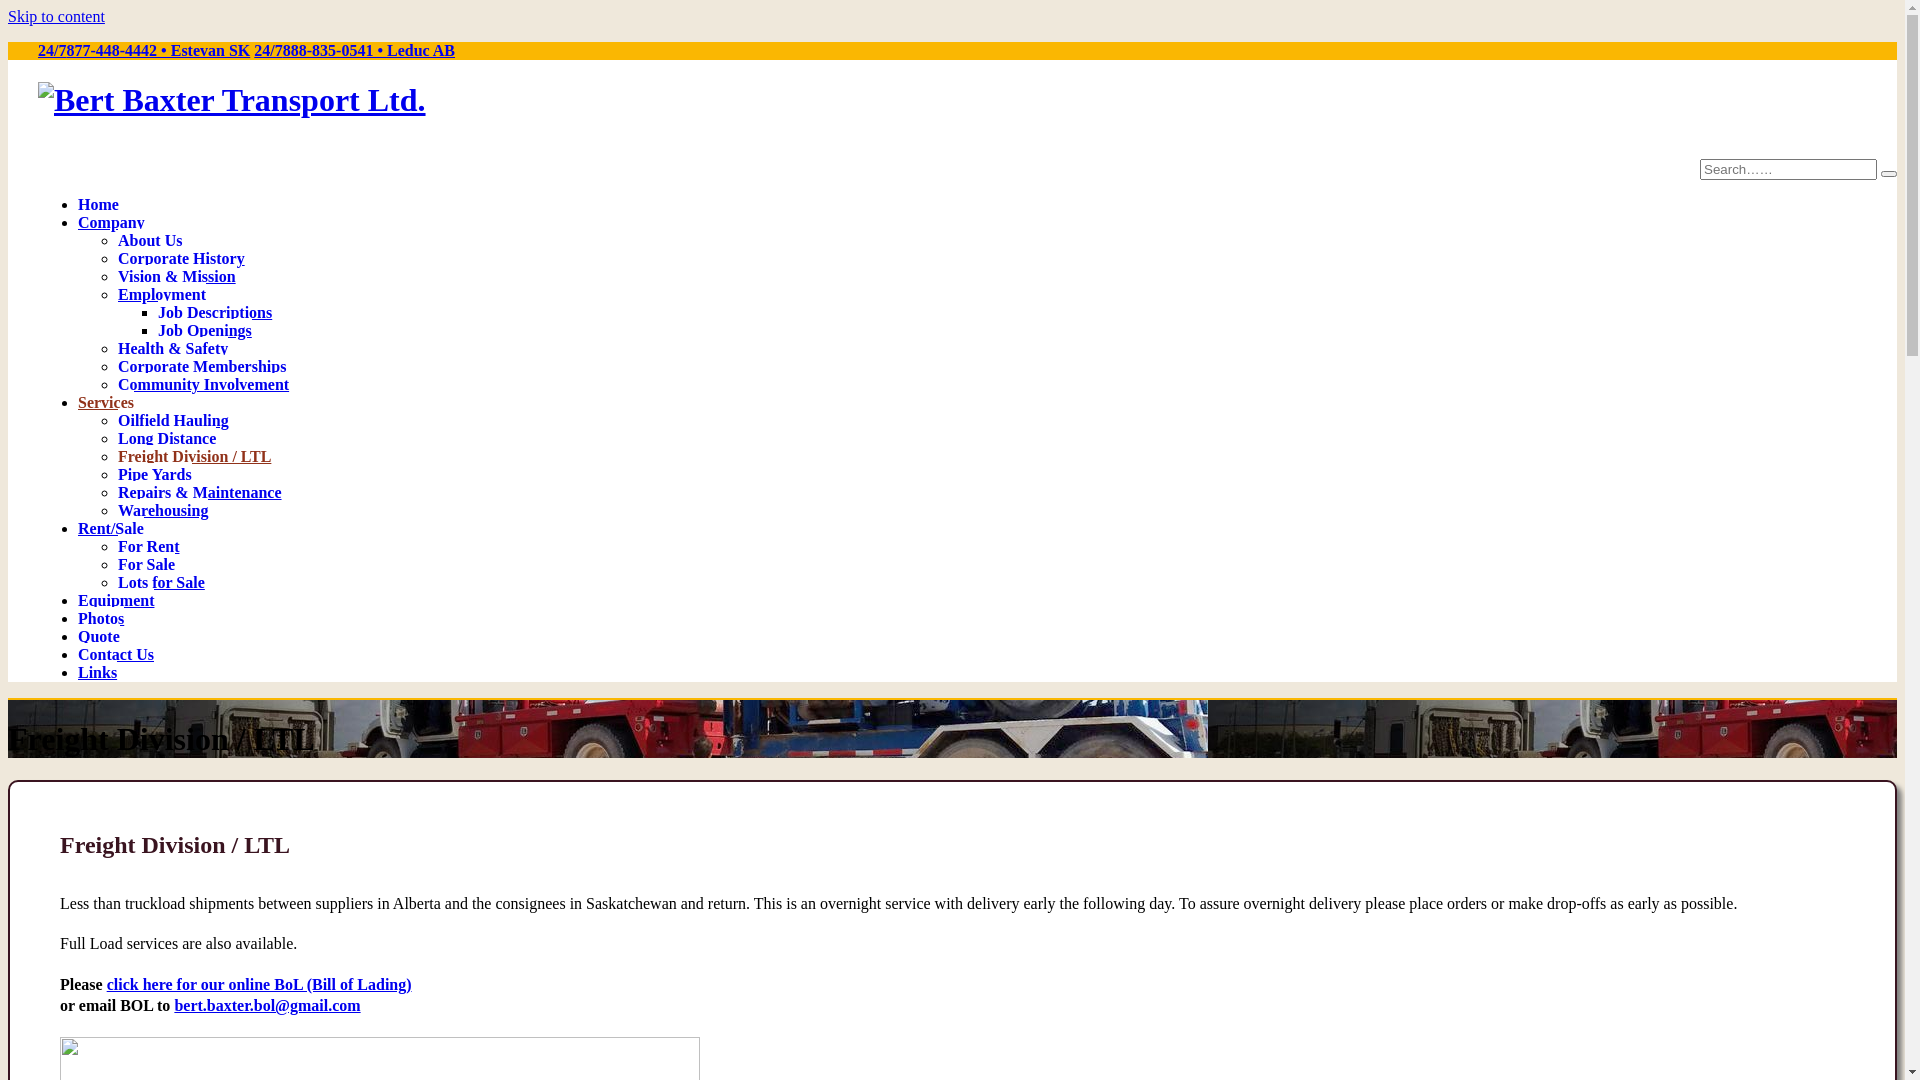 The image size is (1920, 1080). What do you see at coordinates (167, 435) in the screenshot?
I see `'Long Distance'` at bounding box center [167, 435].